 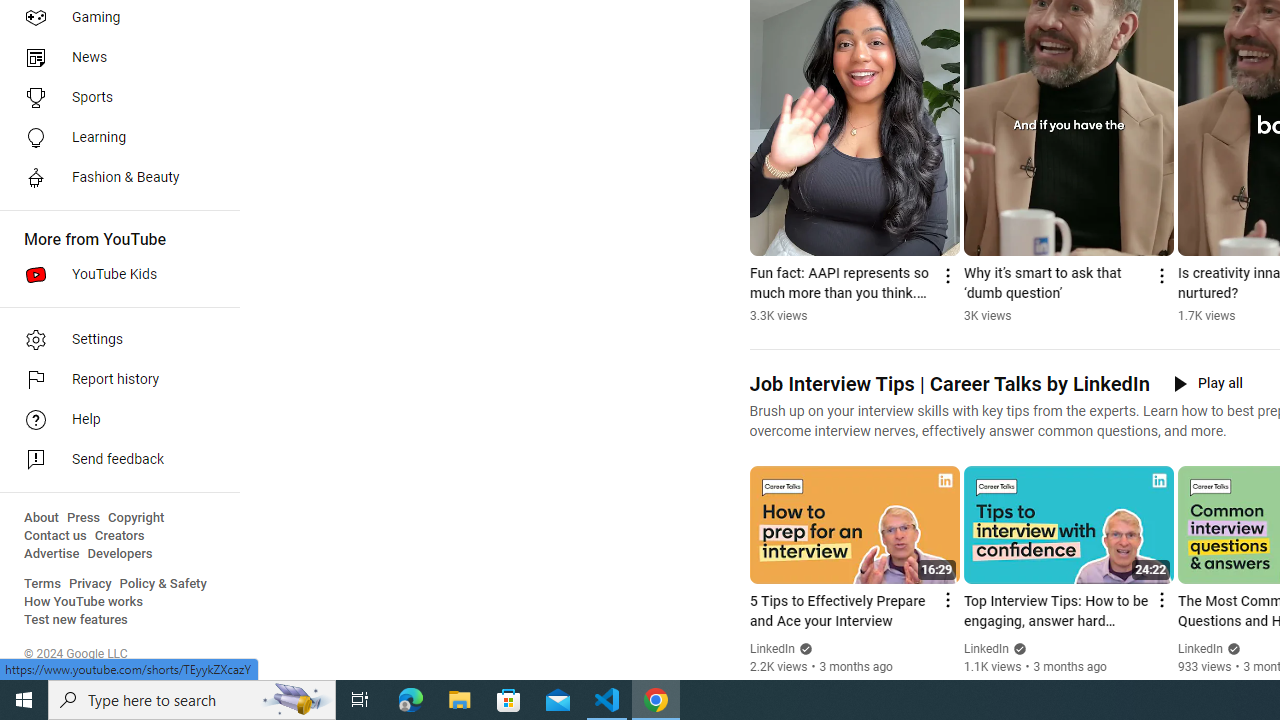 What do you see at coordinates (112, 460) in the screenshot?
I see `'Send feedback'` at bounding box center [112, 460].